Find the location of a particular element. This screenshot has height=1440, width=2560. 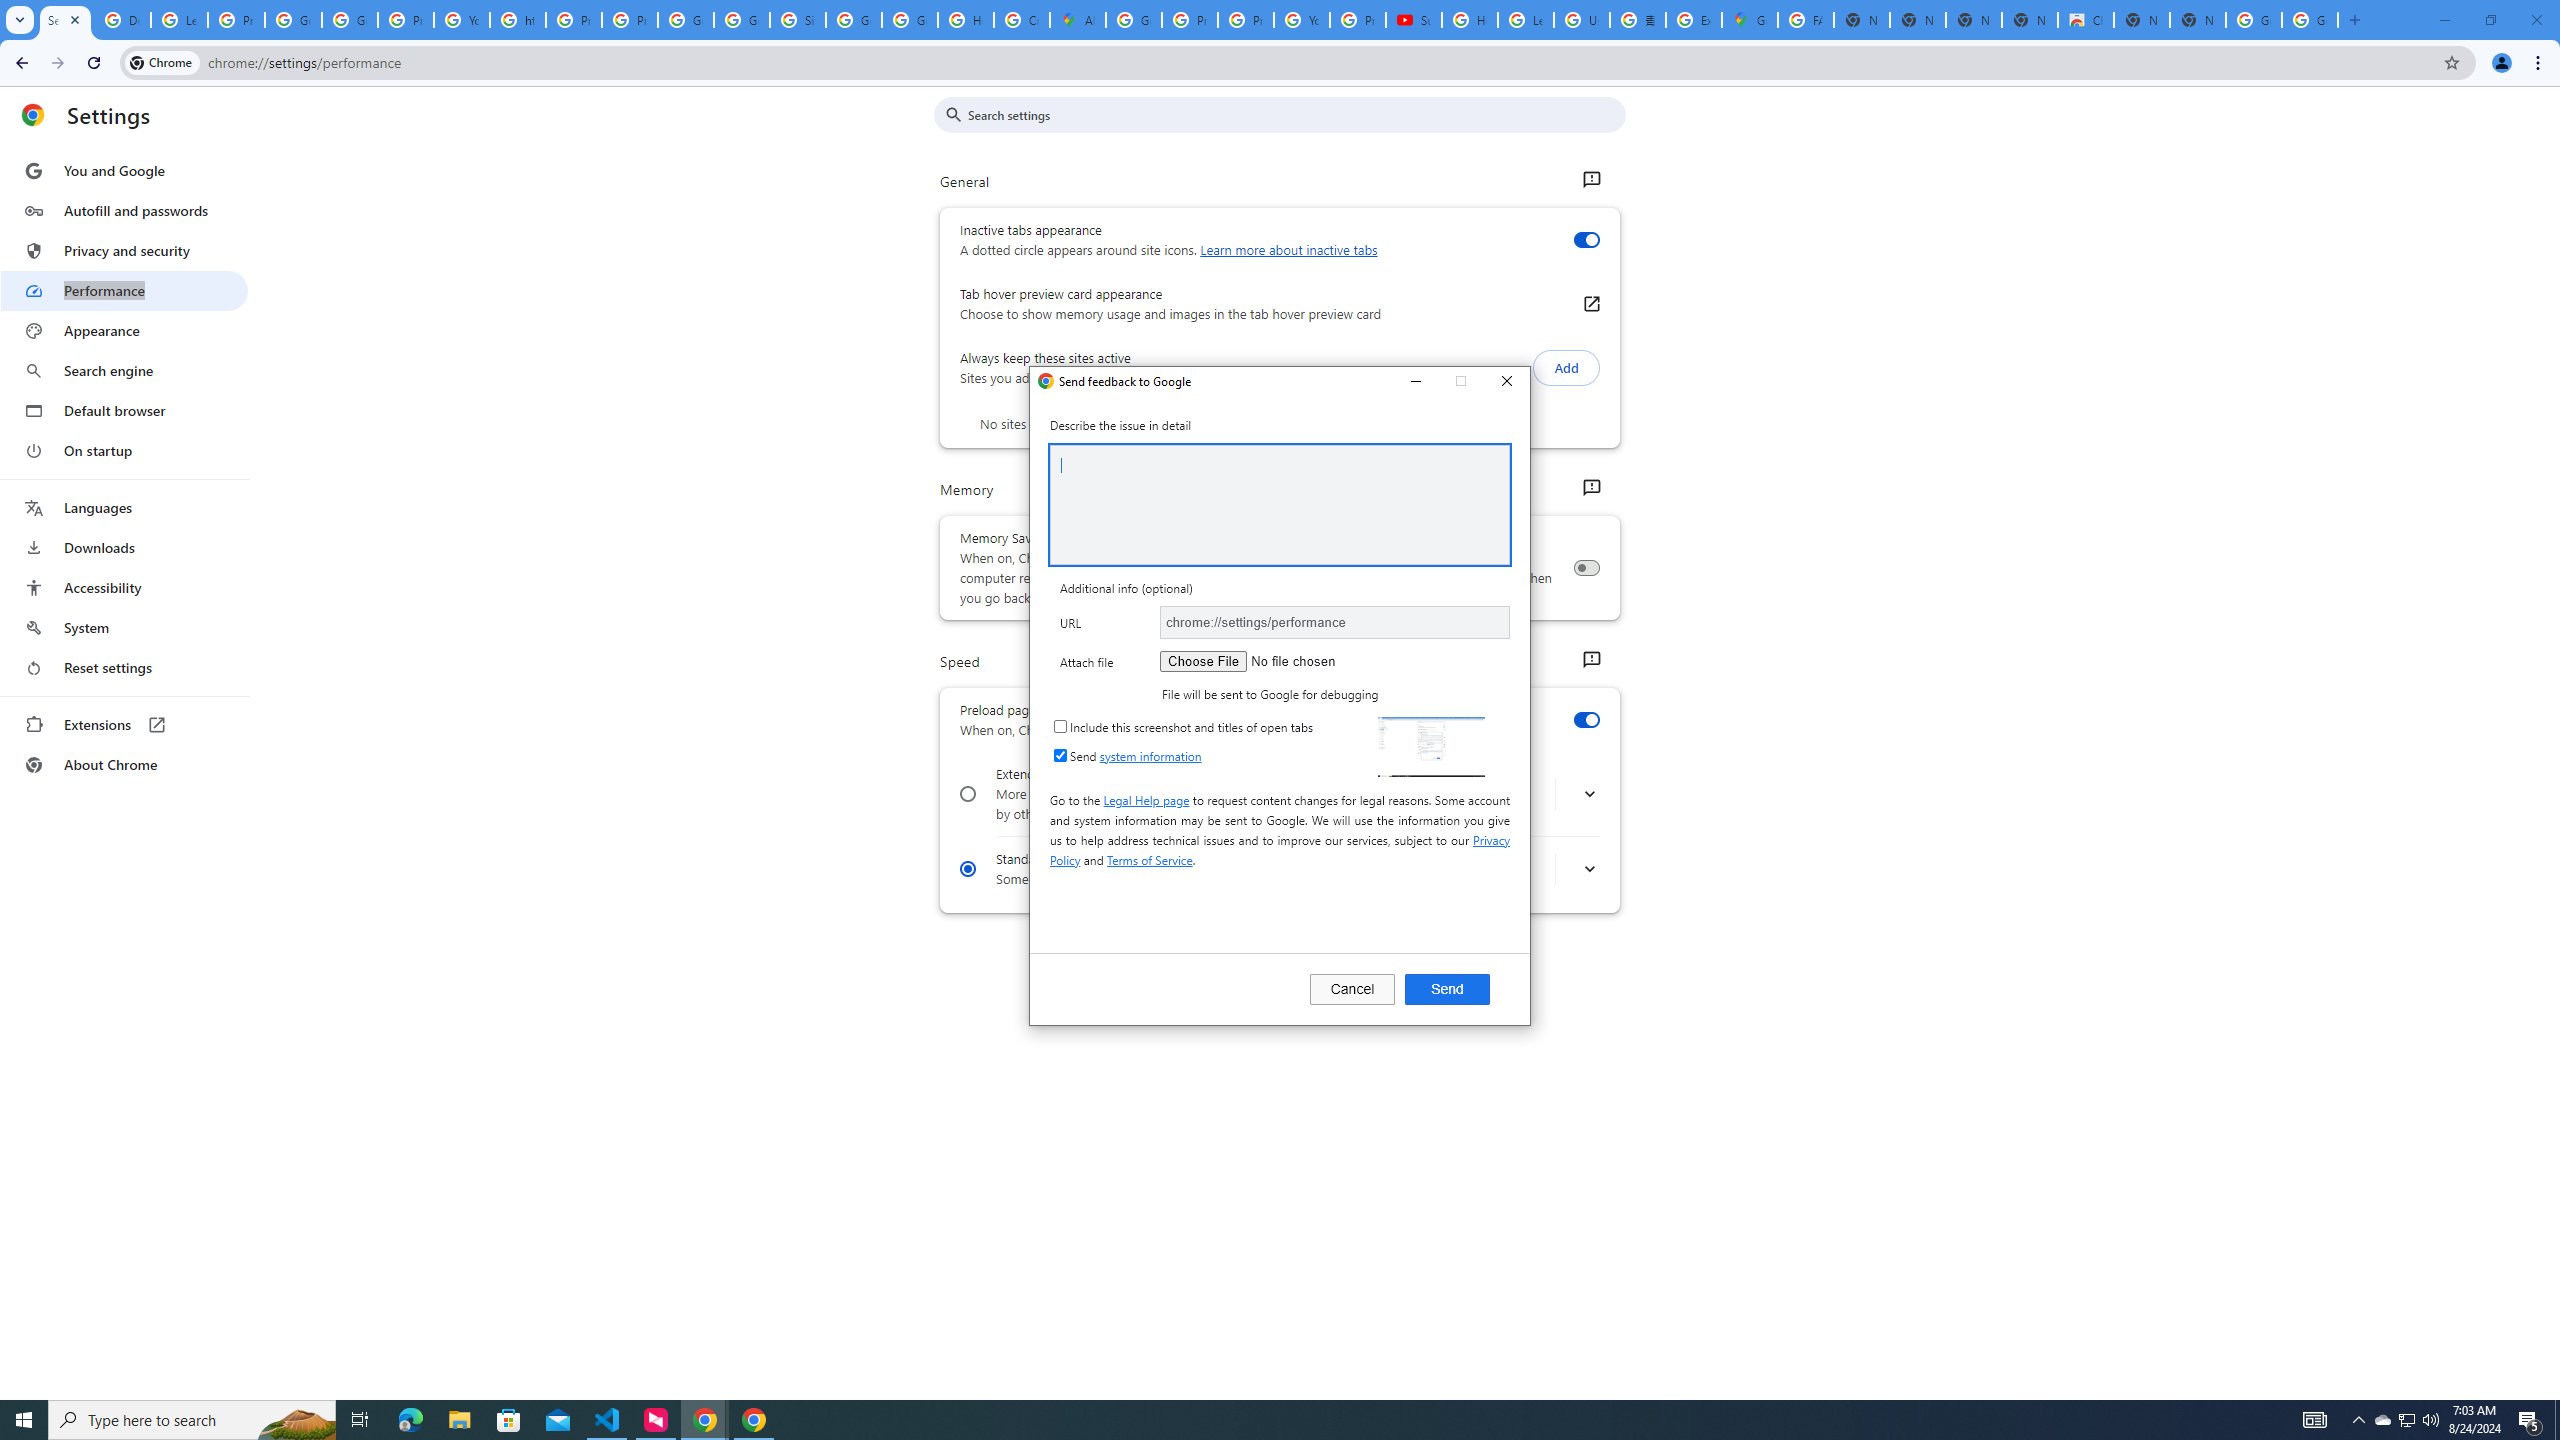

'Type here to search' is located at coordinates (191, 1418).